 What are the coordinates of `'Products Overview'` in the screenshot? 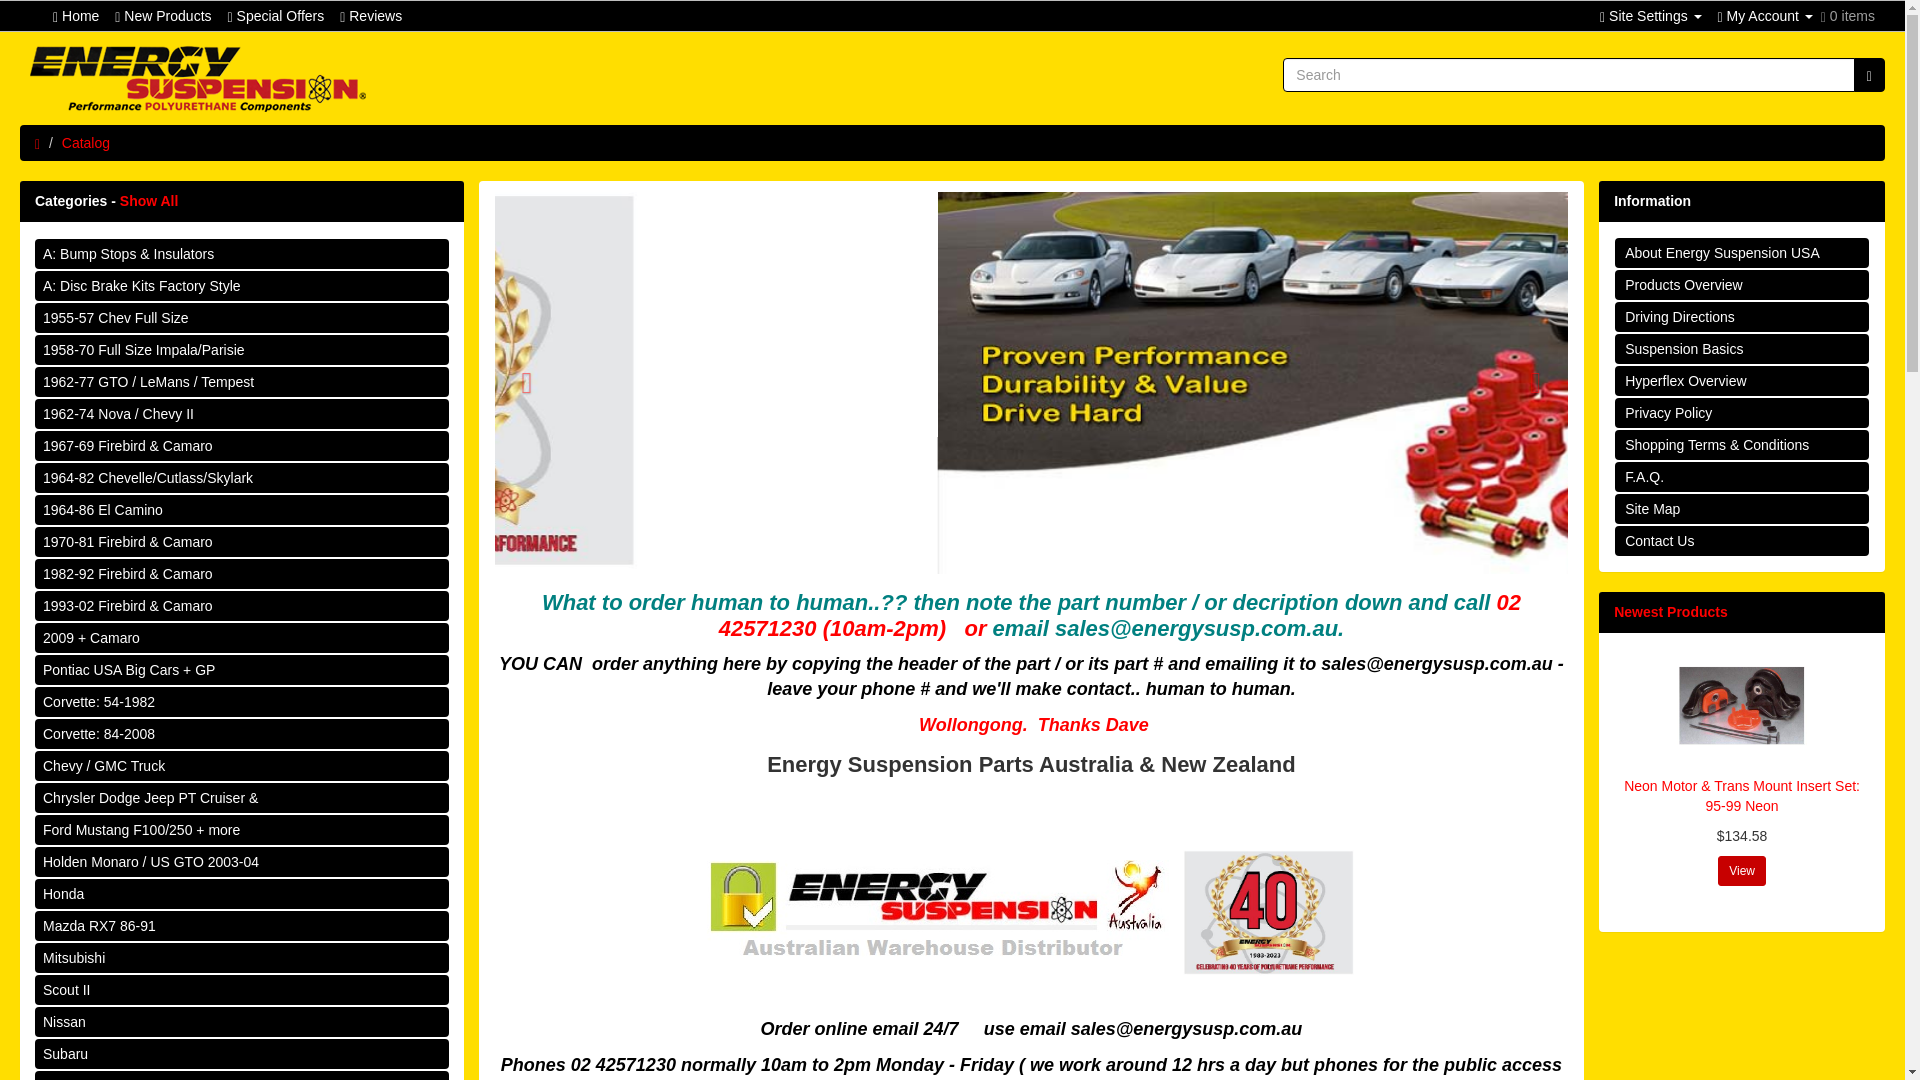 It's located at (1741, 285).